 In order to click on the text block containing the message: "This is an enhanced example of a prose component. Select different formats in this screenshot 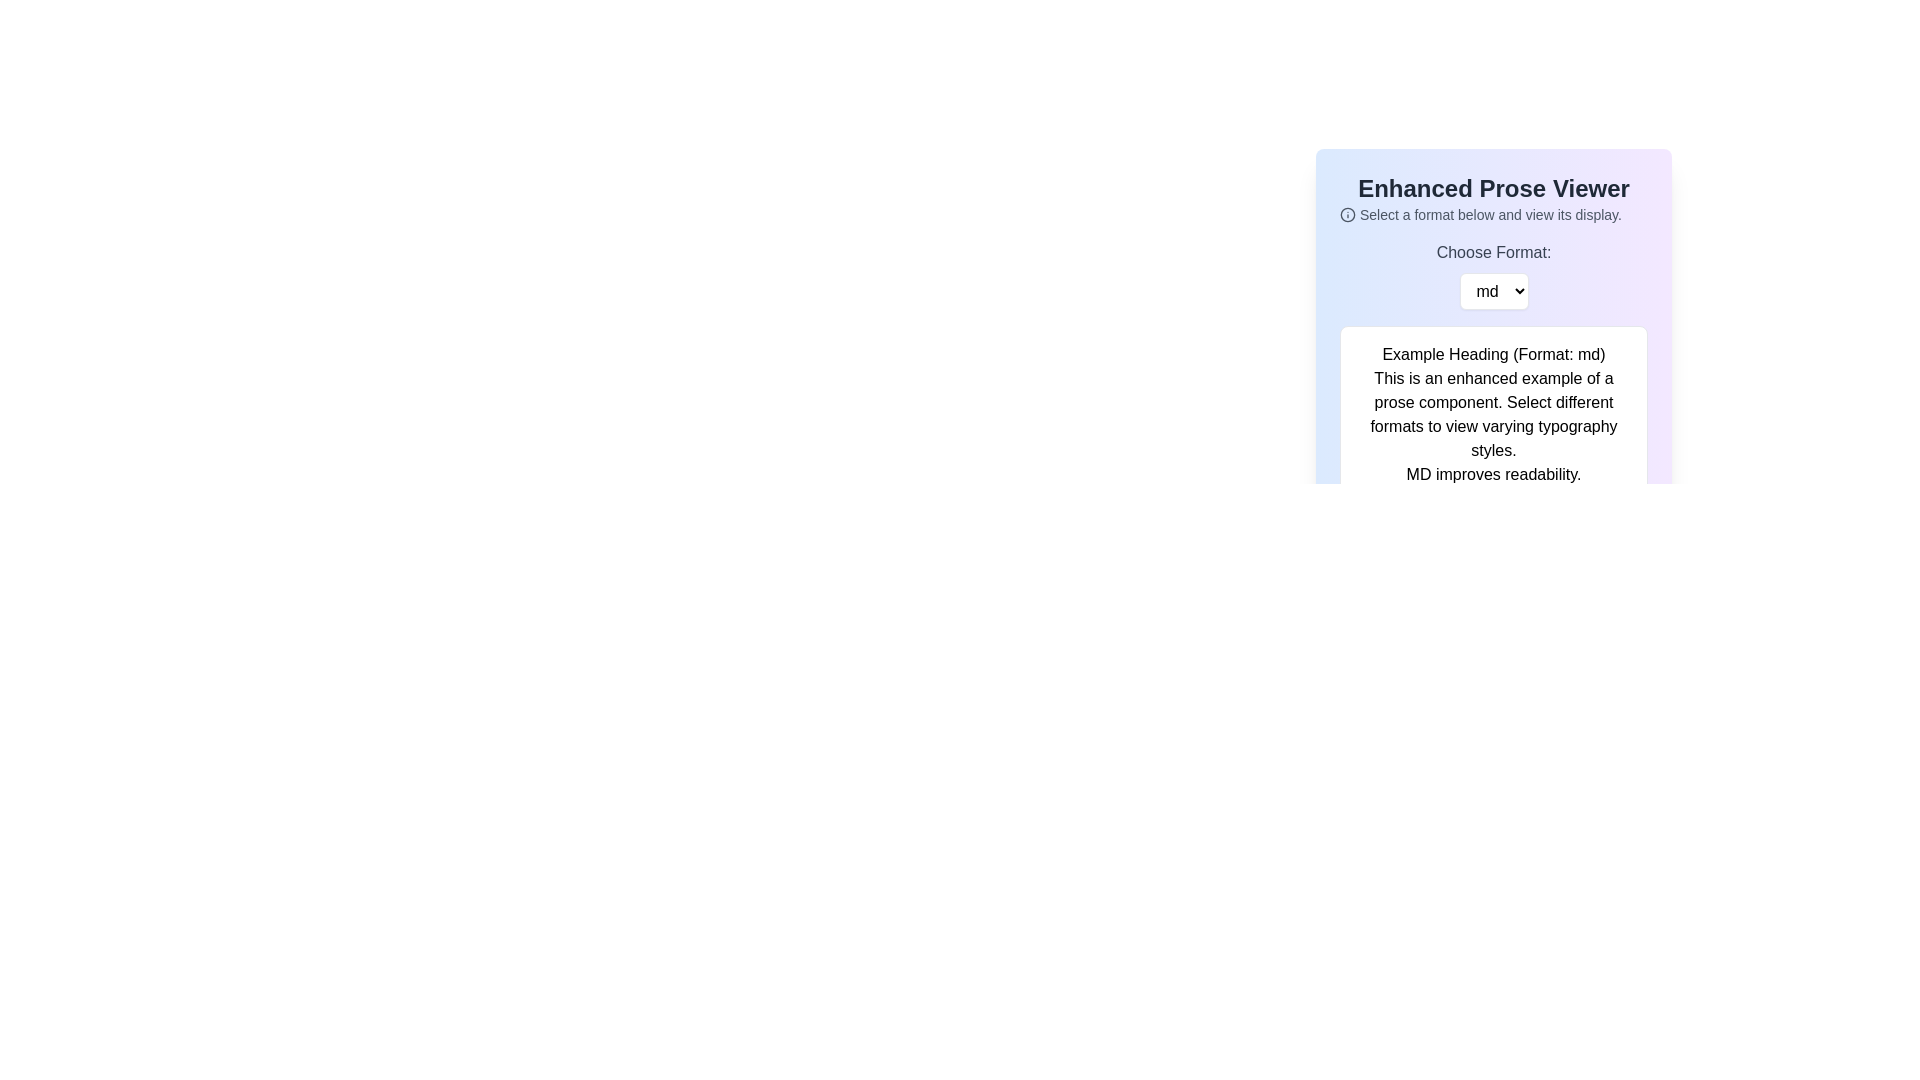, I will do `click(1493, 414)`.